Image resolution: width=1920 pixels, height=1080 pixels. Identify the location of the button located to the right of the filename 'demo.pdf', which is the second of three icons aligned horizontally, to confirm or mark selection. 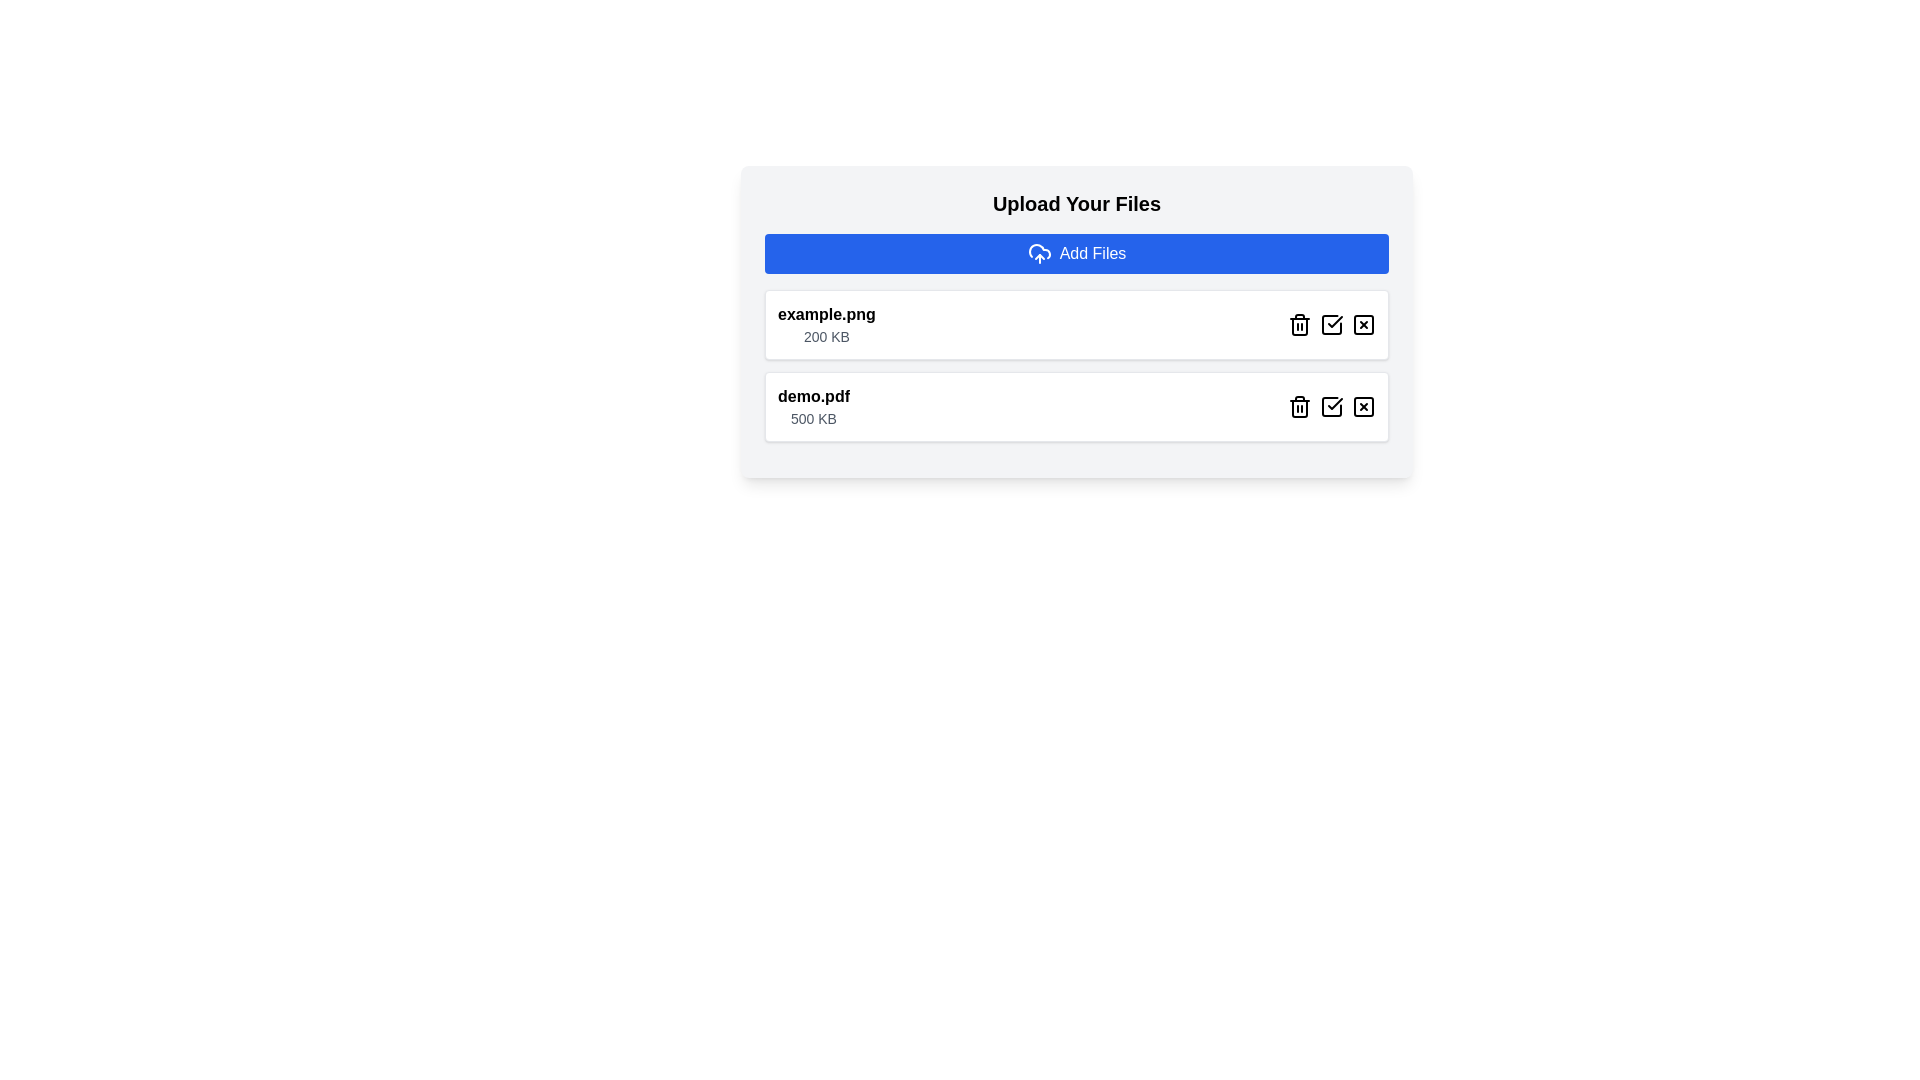
(1331, 406).